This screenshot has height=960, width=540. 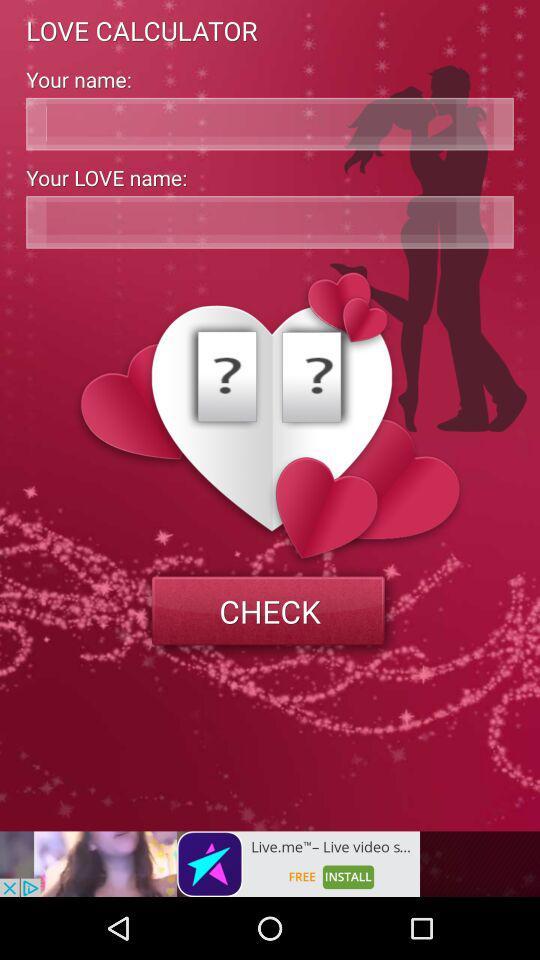 What do you see at coordinates (270, 222) in the screenshot?
I see `address page` at bounding box center [270, 222].